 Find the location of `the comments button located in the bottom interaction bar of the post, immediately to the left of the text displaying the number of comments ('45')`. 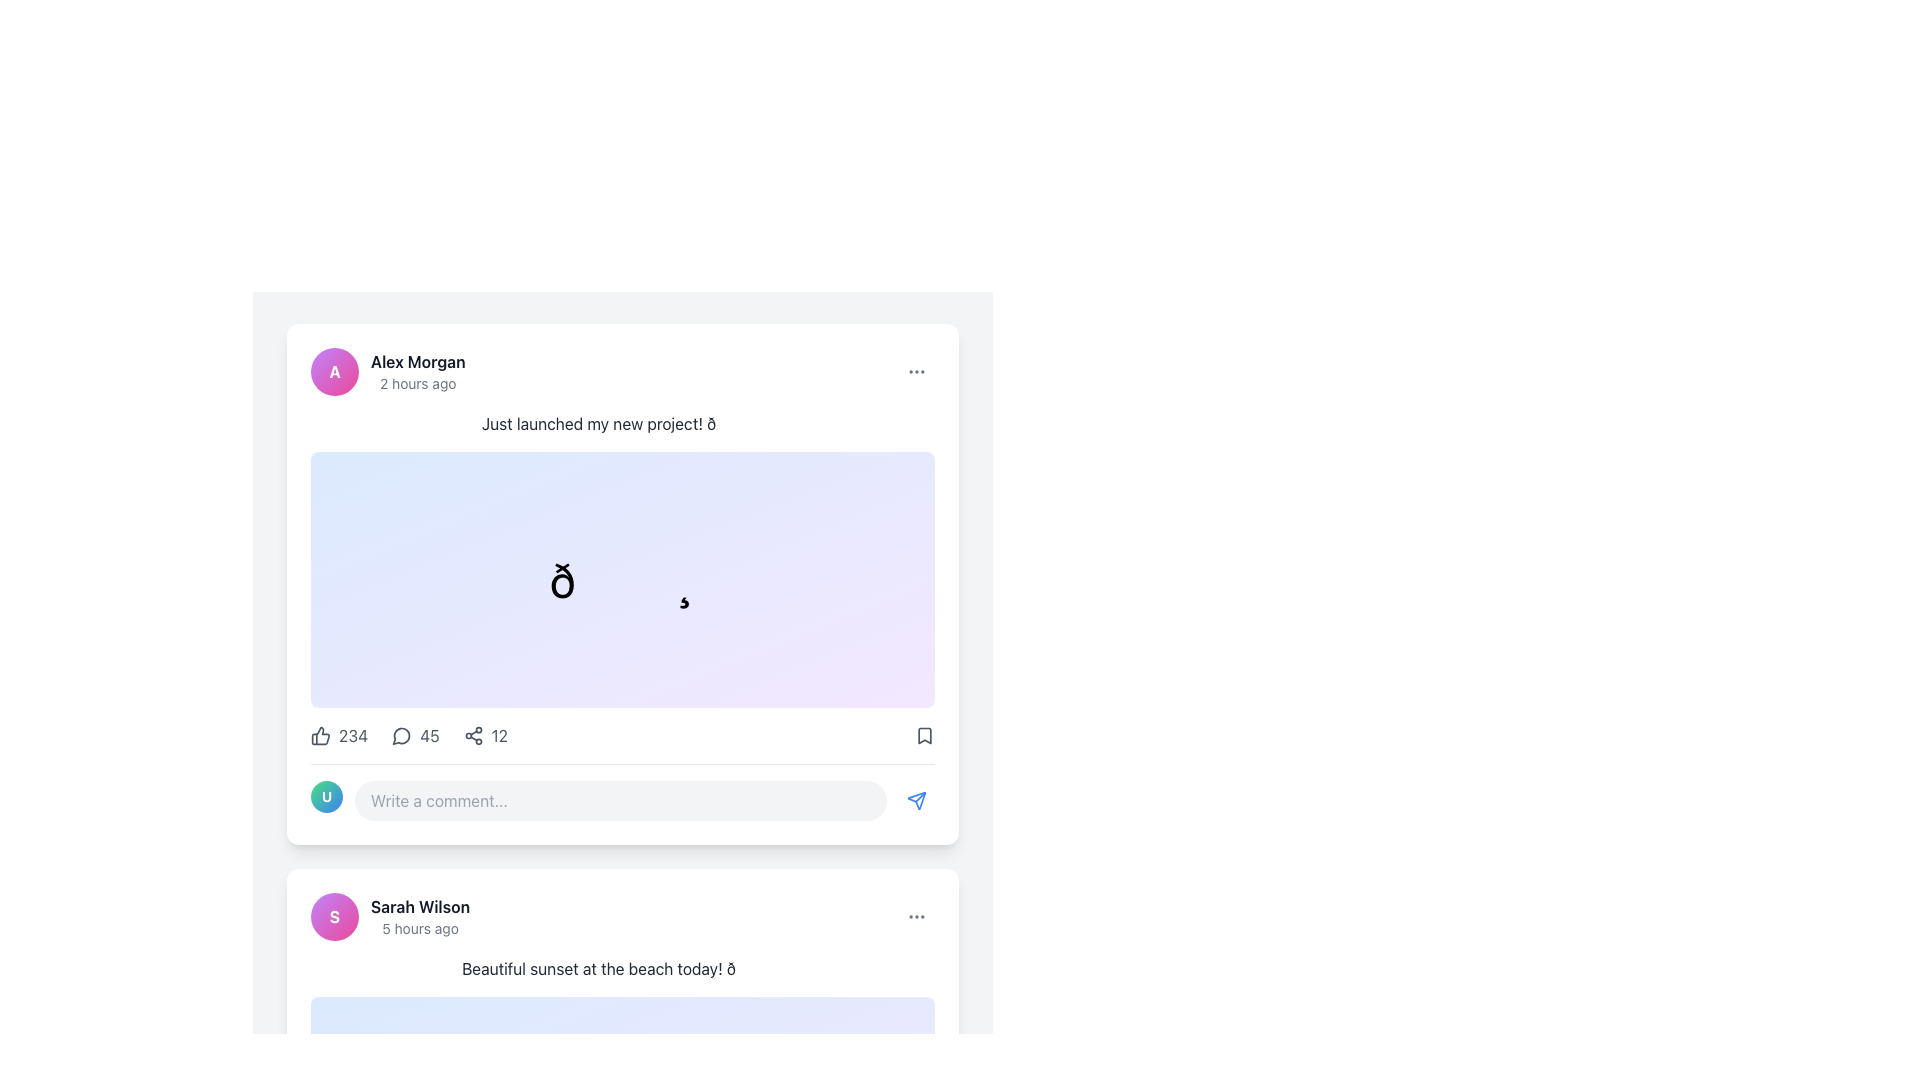

the comments button located in the bottom interaction bar of the post, immediately to the left of the text displaying the number of comments ('45') is located at coordinates (401, 736).